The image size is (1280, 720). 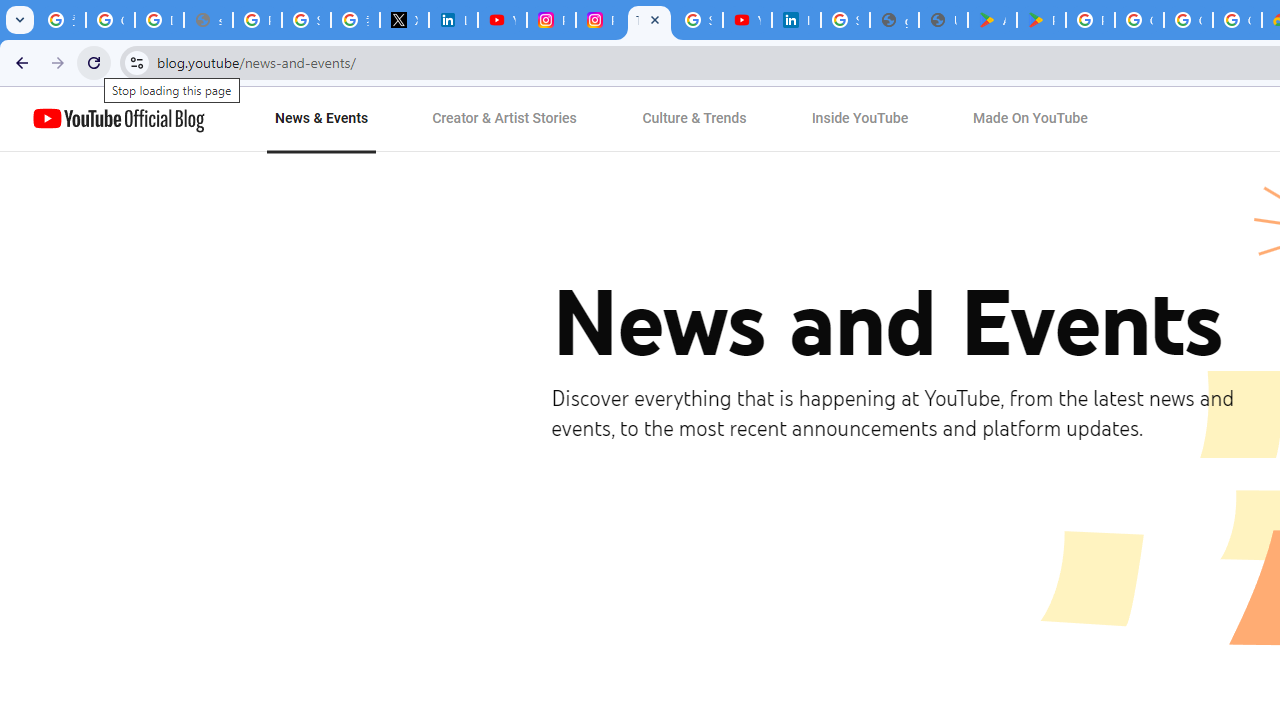 What do you see at coordinates (695, 119) in the screenshot?
I see `'Culture & Trends'` at bounding box center [695, 119].